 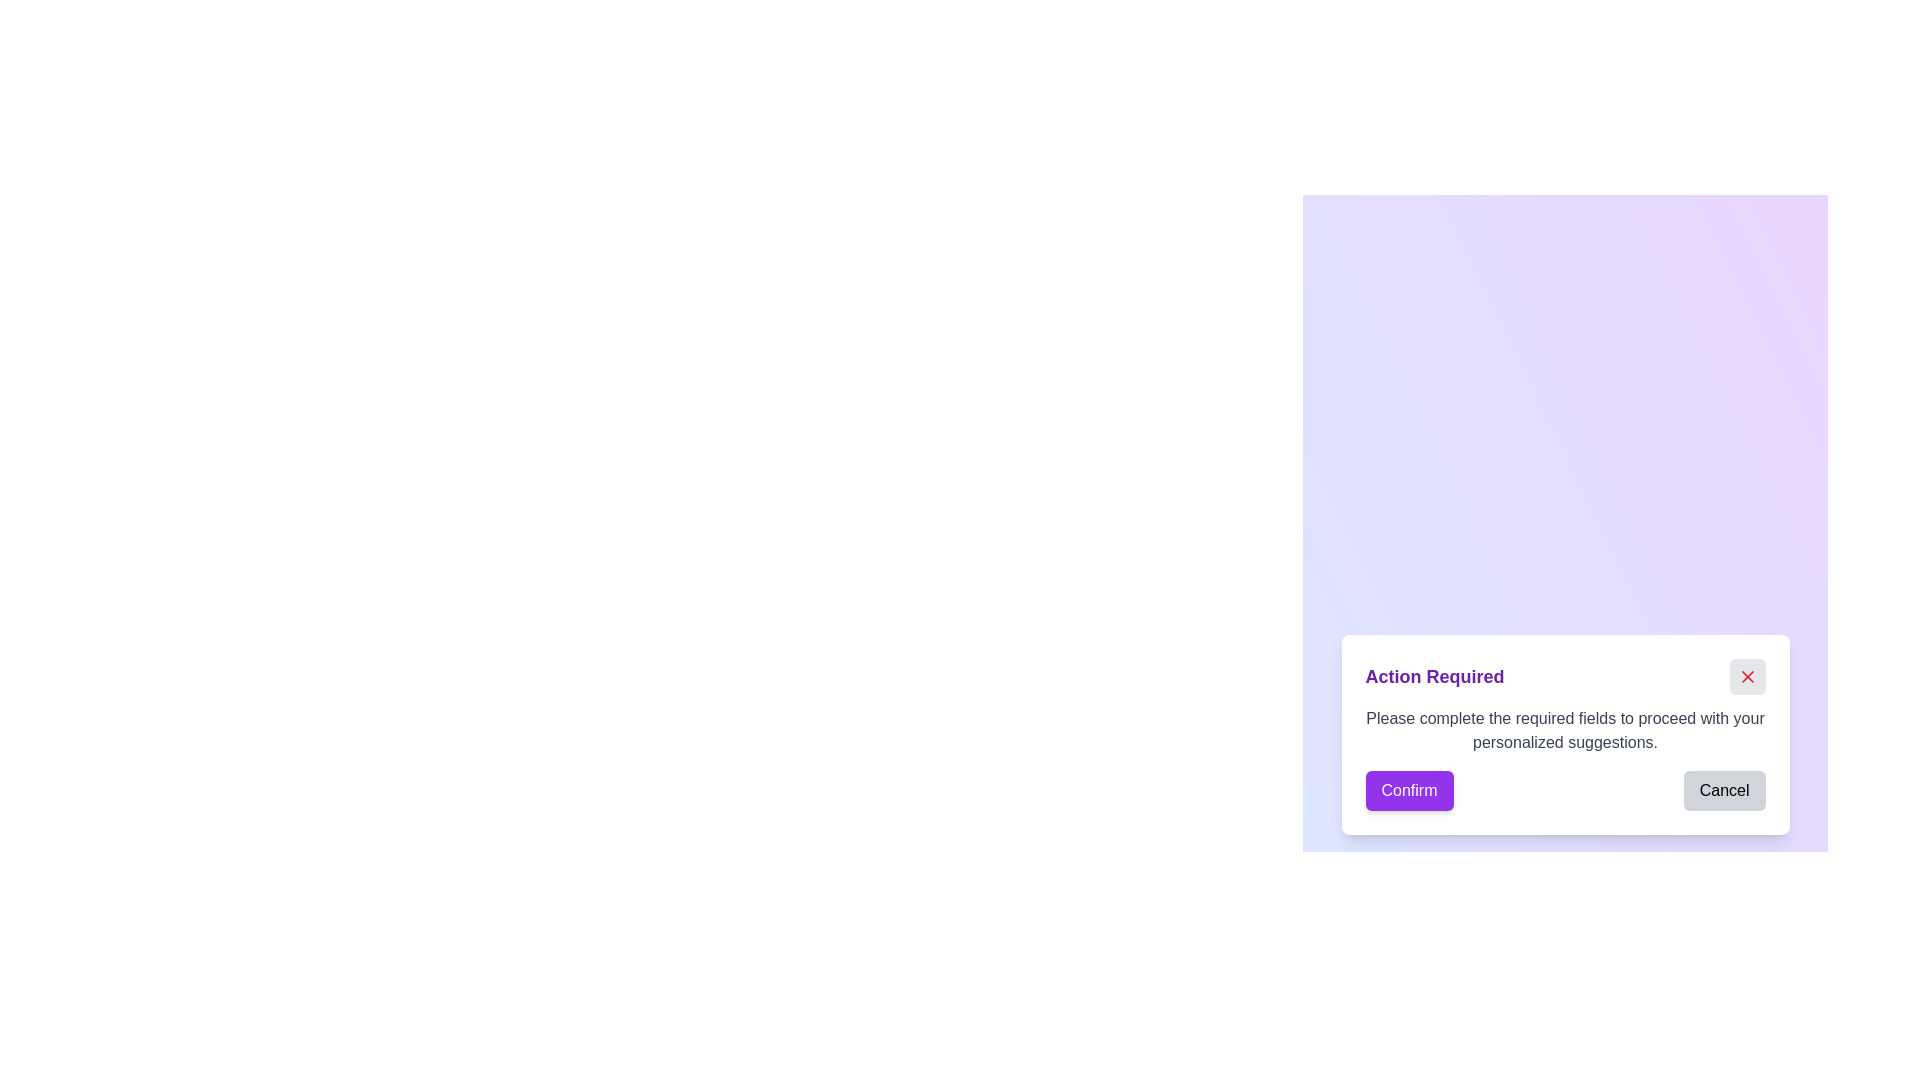 I want to click on the close button located in the top-right corner of the modal dialog, so click(x=1746, y=676).